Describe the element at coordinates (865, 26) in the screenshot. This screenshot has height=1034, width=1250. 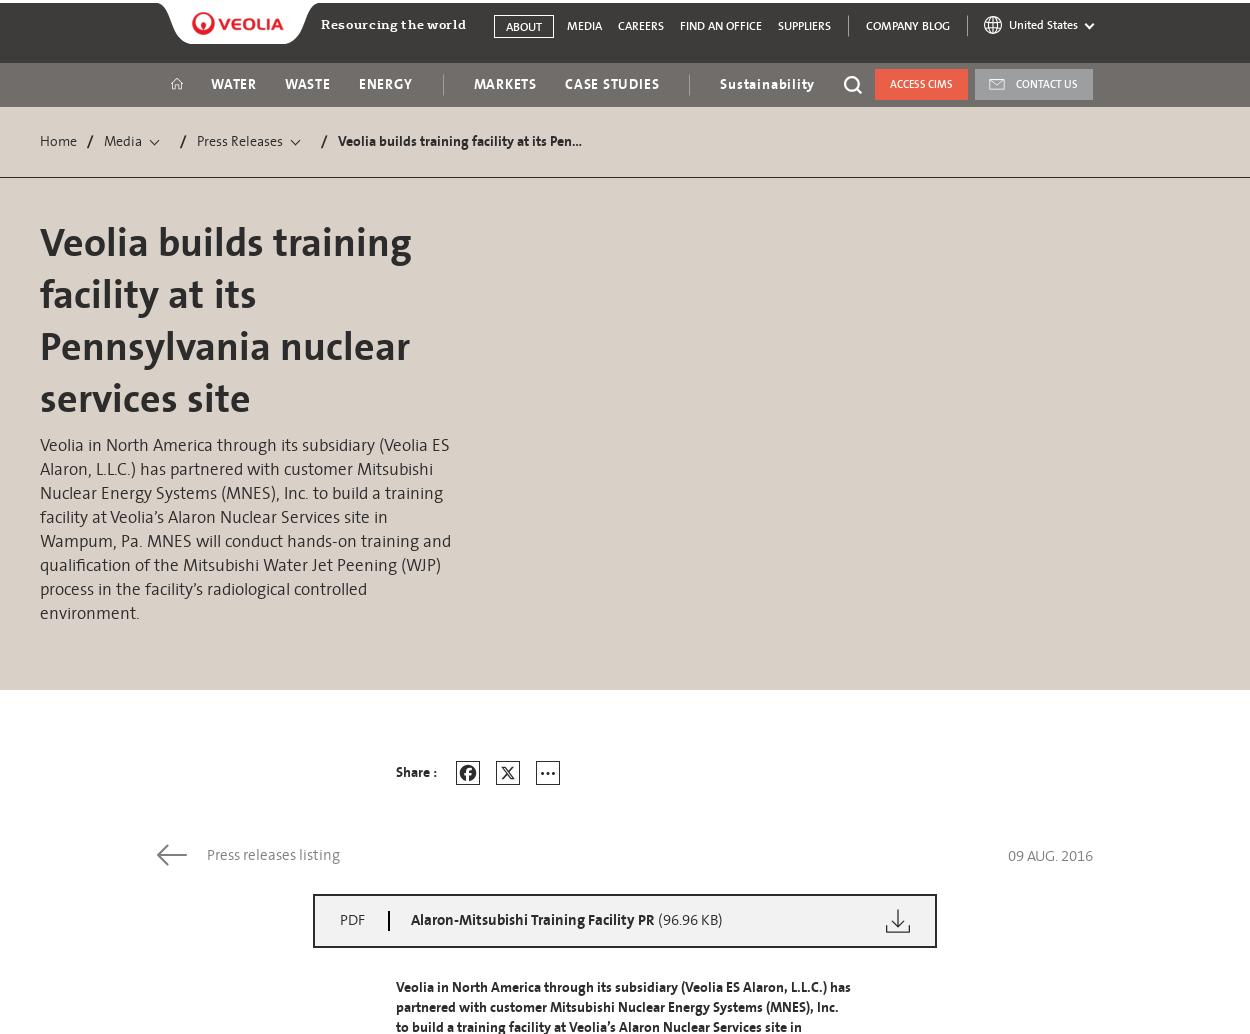
I see `'Company Blog'` at that location.